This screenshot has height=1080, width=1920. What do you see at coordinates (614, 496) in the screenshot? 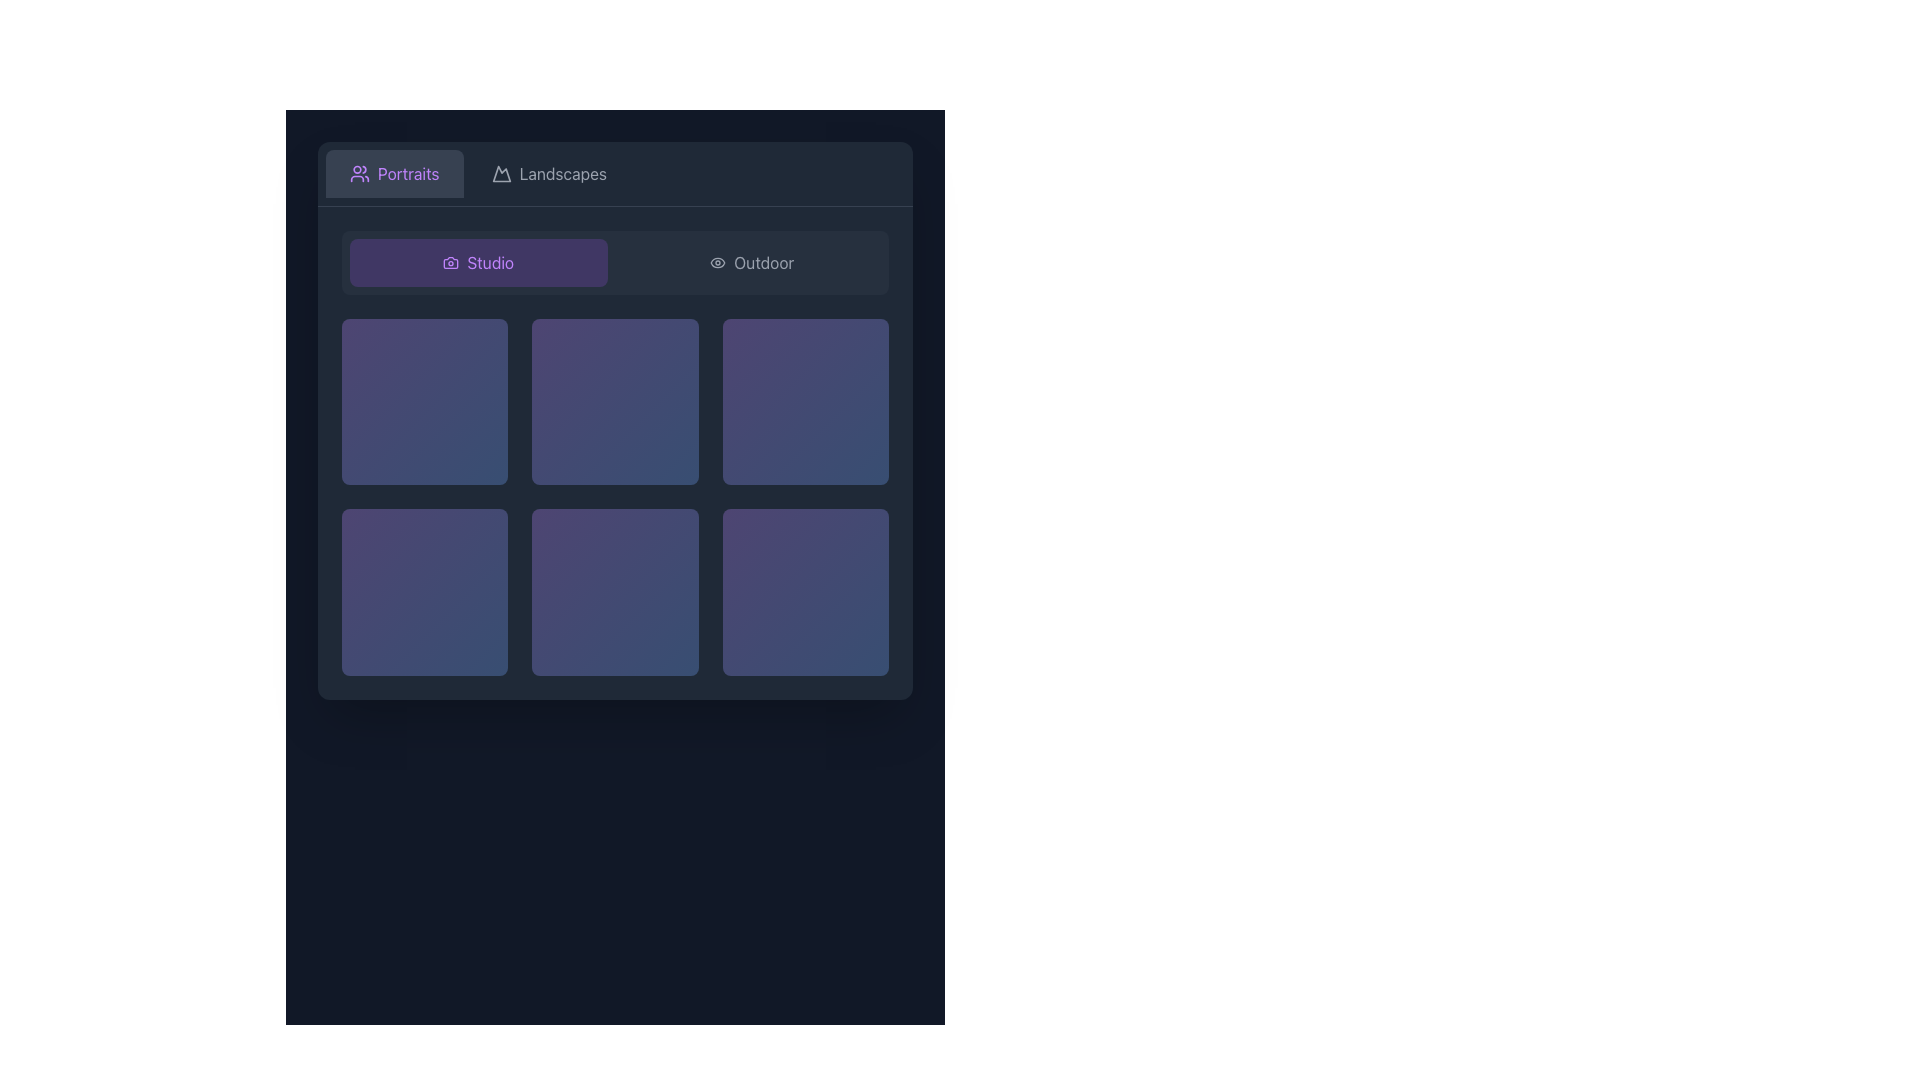
I see `the middle element of the second row in a 3x2 grid layout, which is a Grid Cell intended for displaying additional information or images` at bounding box center [614, 496].